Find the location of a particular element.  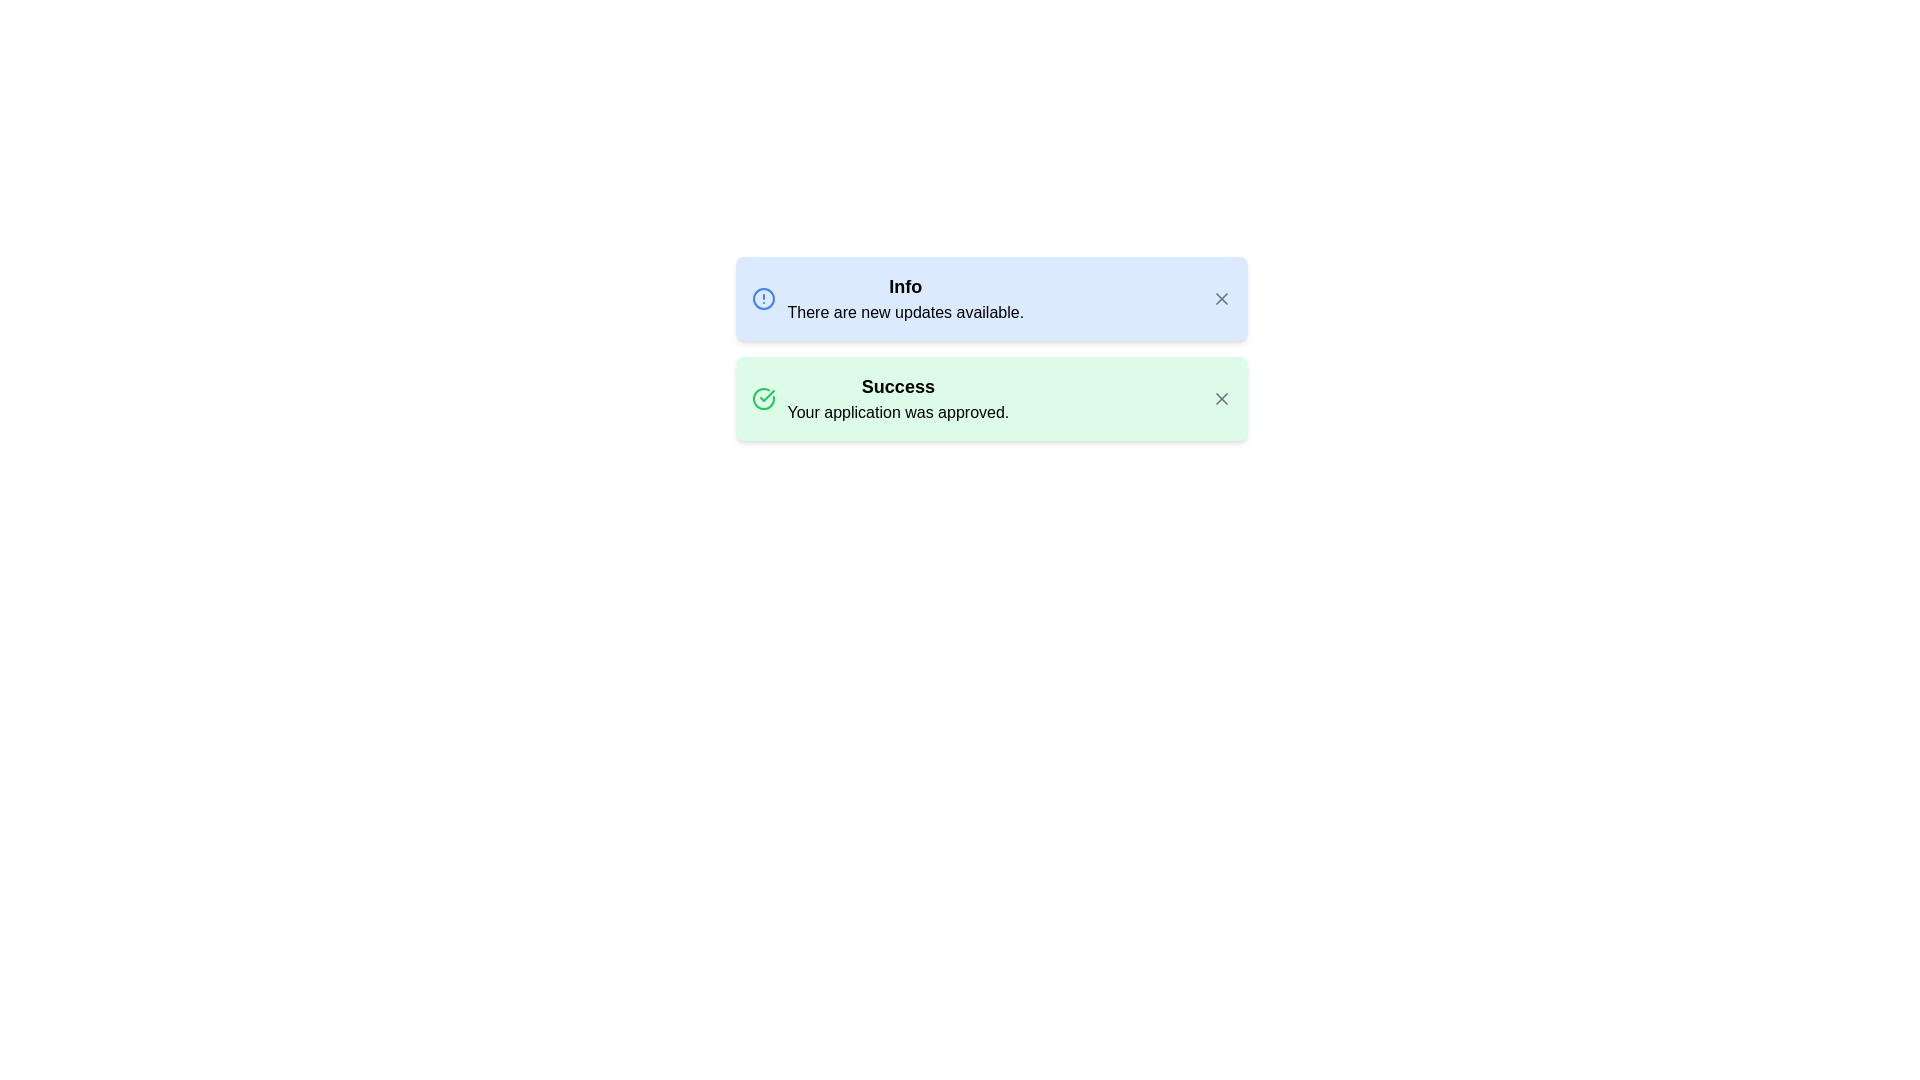

the informative text element that displays 'Success' and 'Your application was approved.' in the lower notification box with a light green background is located at coordinates (897, 398).